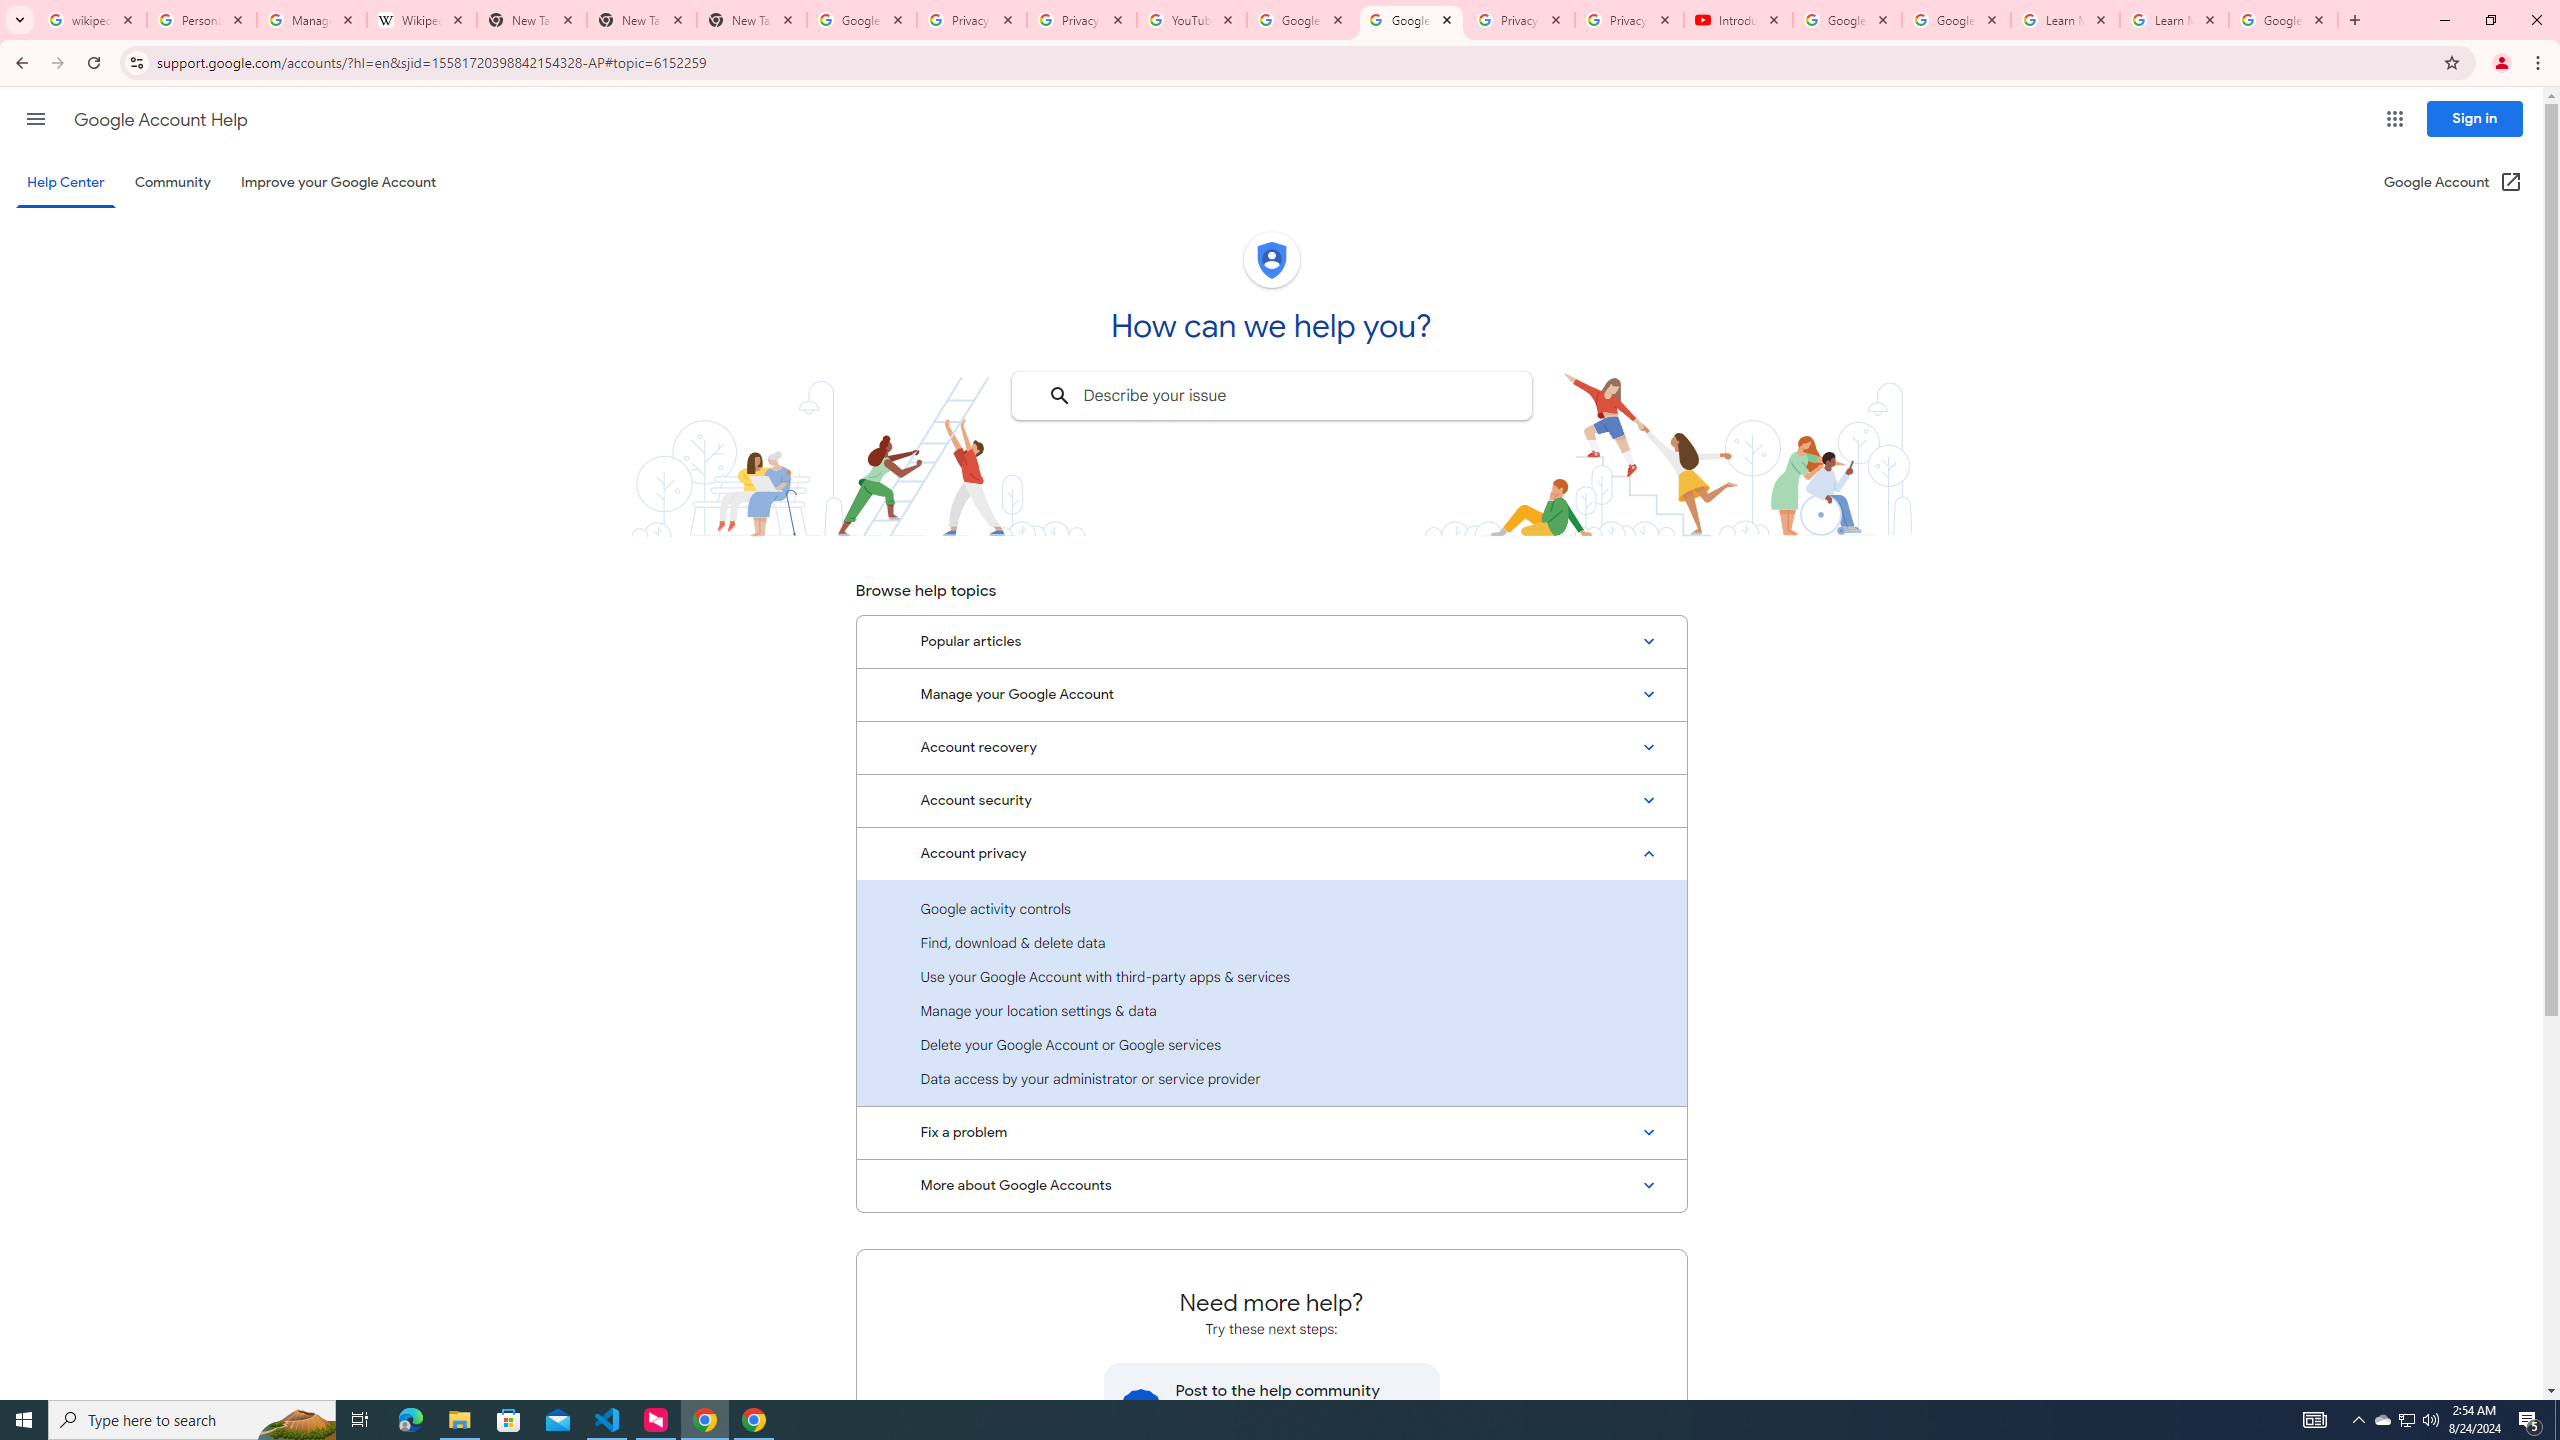 Image resolution: width=2560 pixels, height=1440 pixels. I want to click on 'Manage your Google Account', so click(1271, 694).